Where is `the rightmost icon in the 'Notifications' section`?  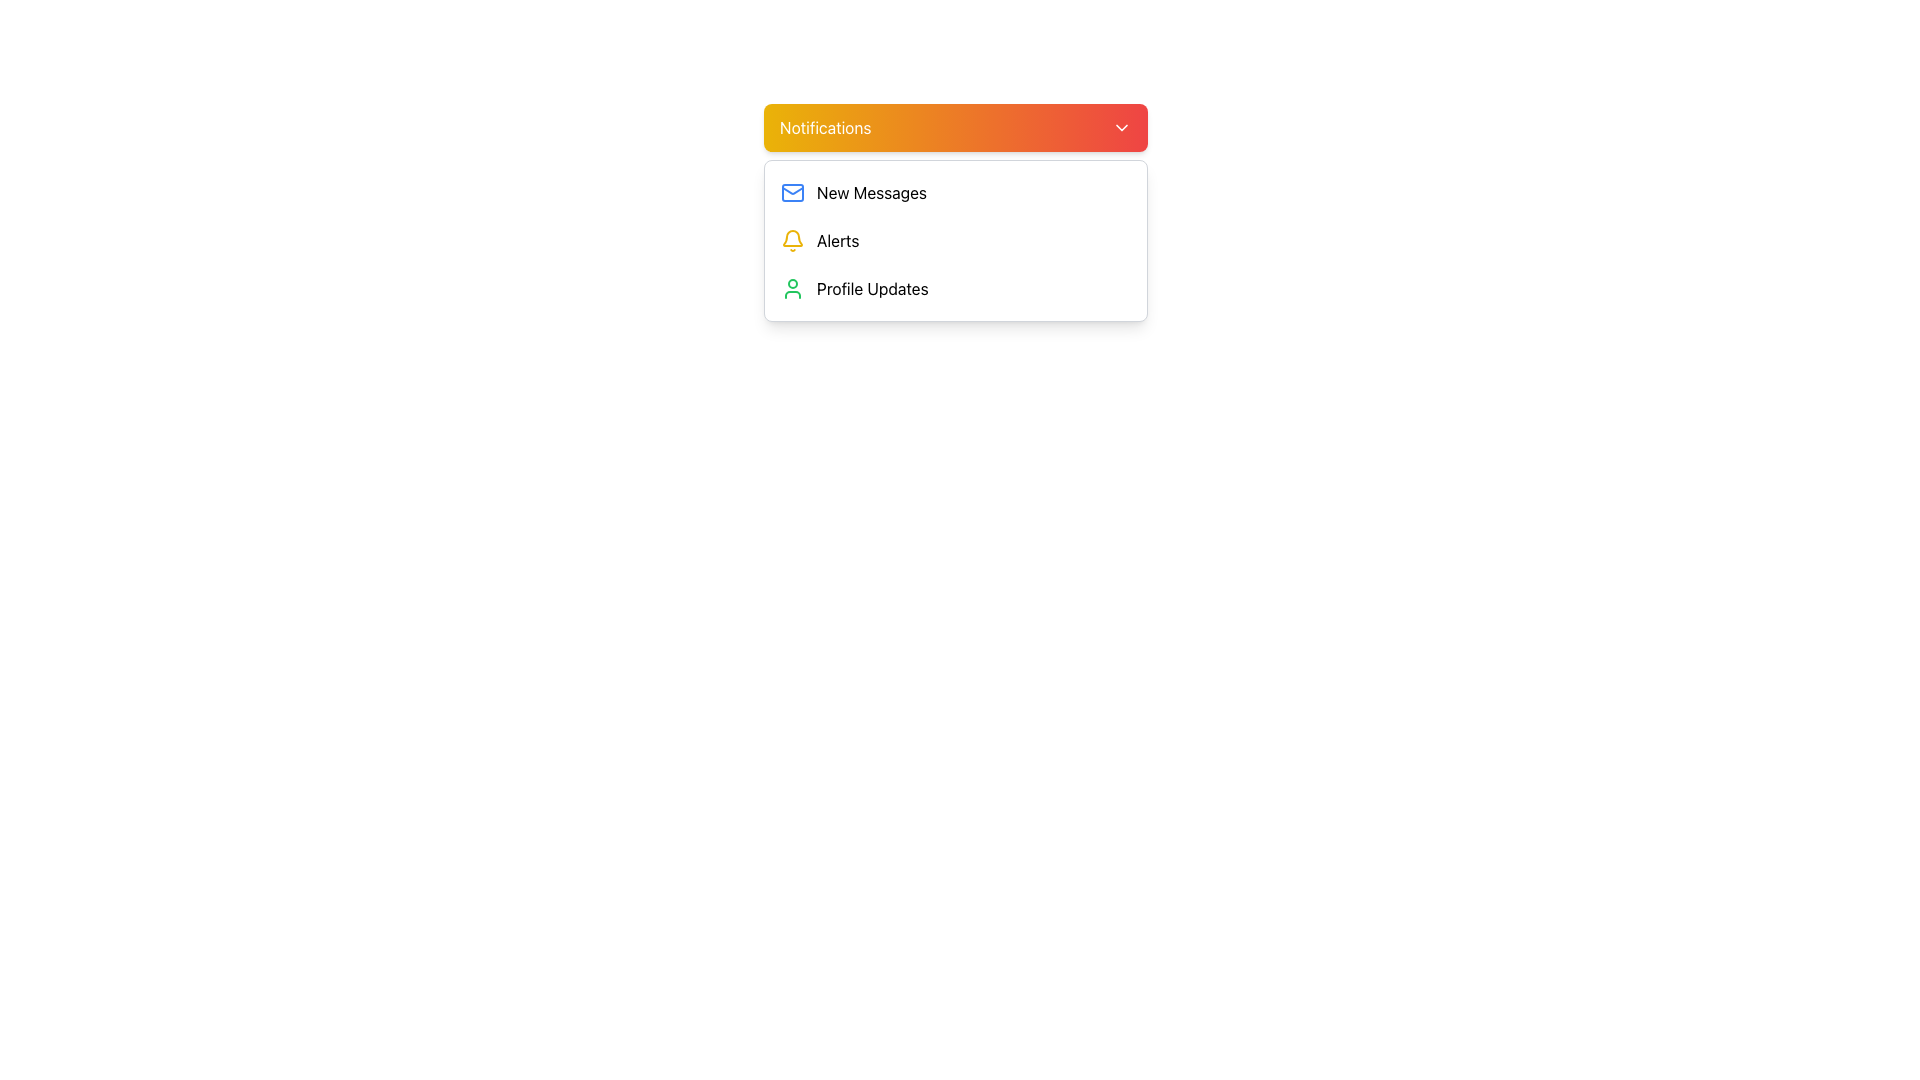
the rightmost icon in the 'Notifications' section is located at coordinates (1122, 127).